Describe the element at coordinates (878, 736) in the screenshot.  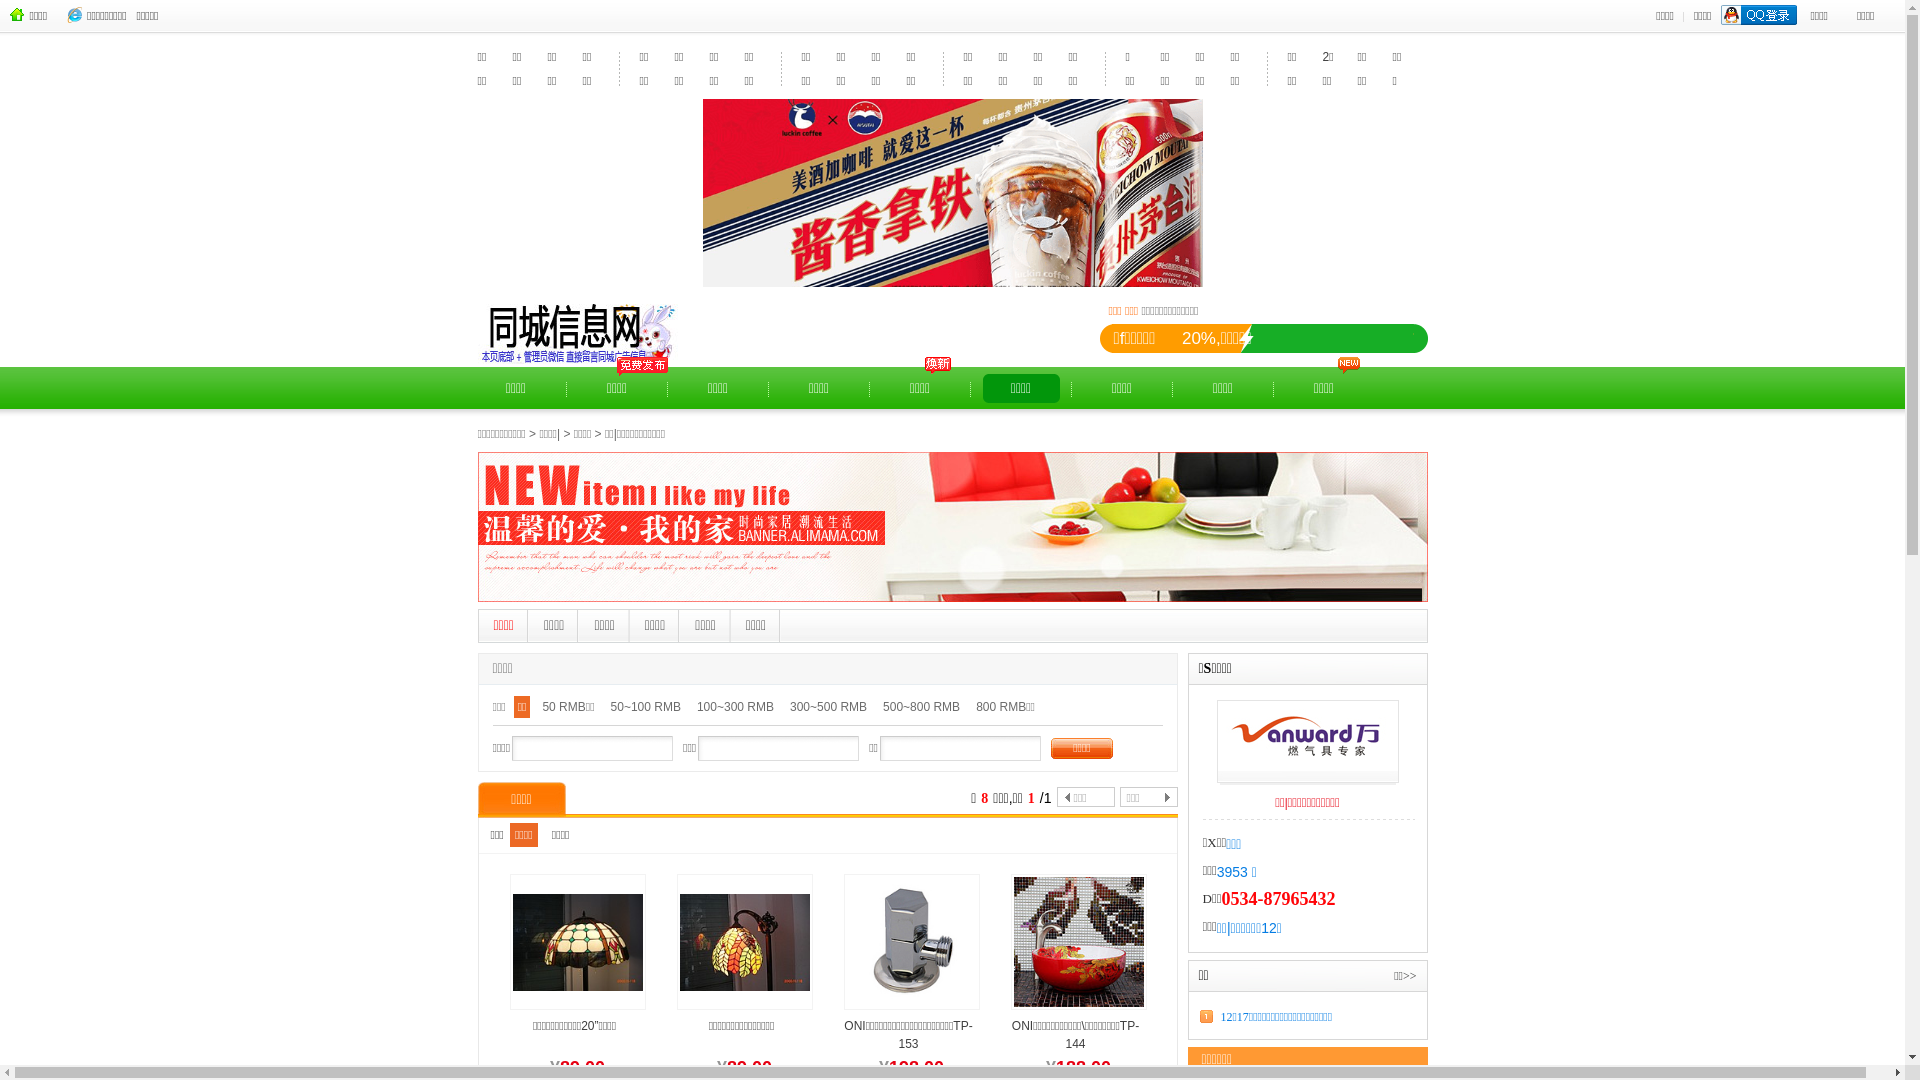
I see `'500~800 RMB'` at that location.